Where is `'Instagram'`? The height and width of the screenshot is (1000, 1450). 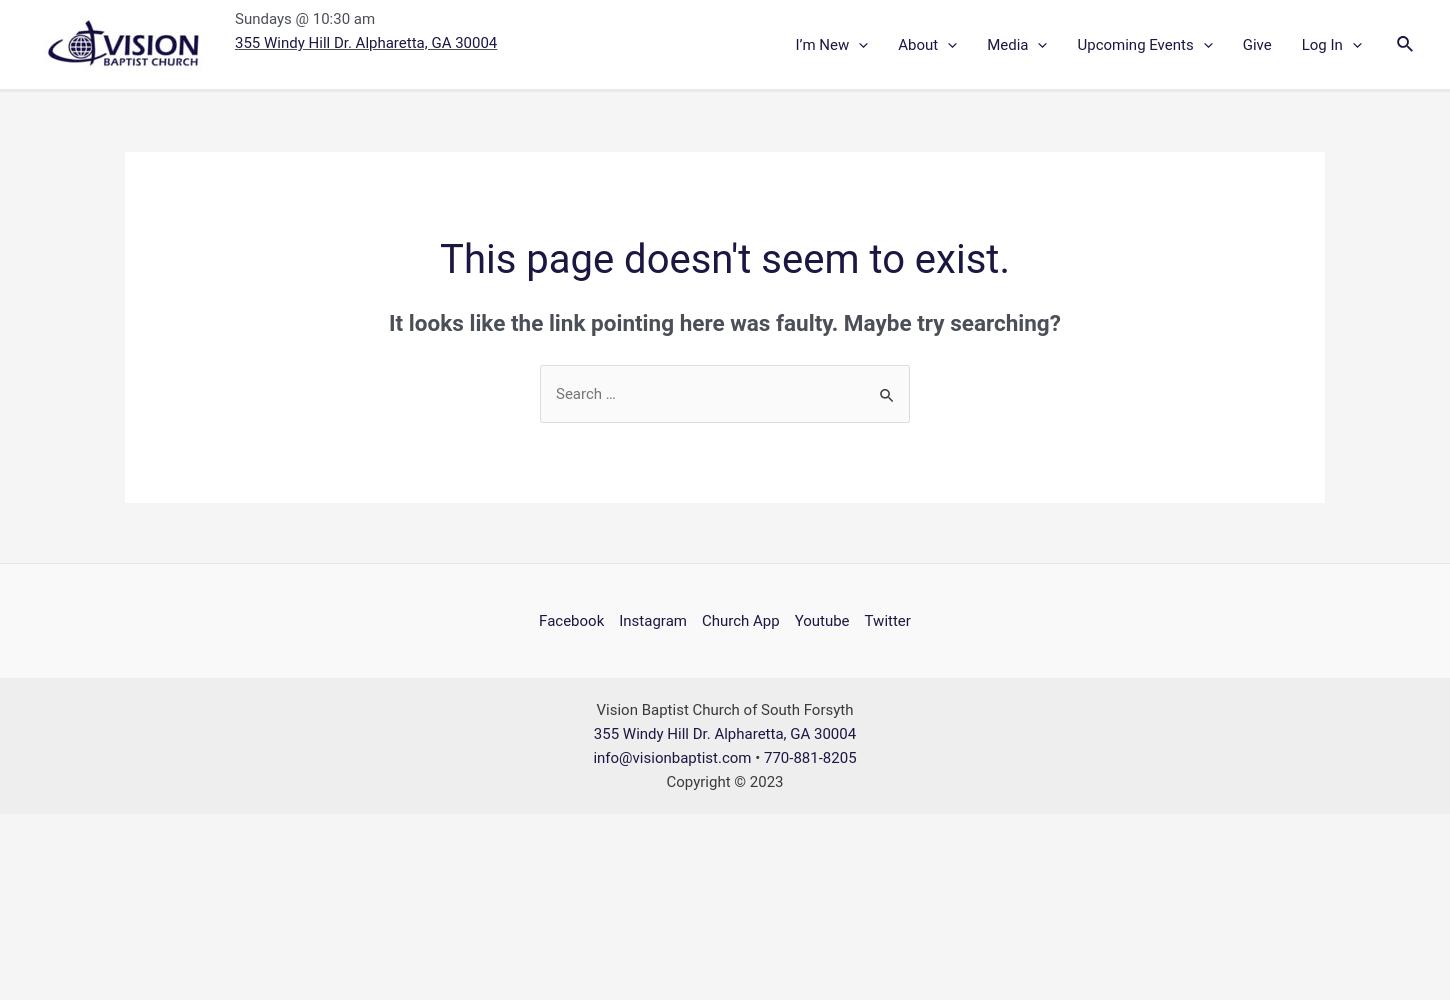
'Instagram' is located at coordinates (651, 619).